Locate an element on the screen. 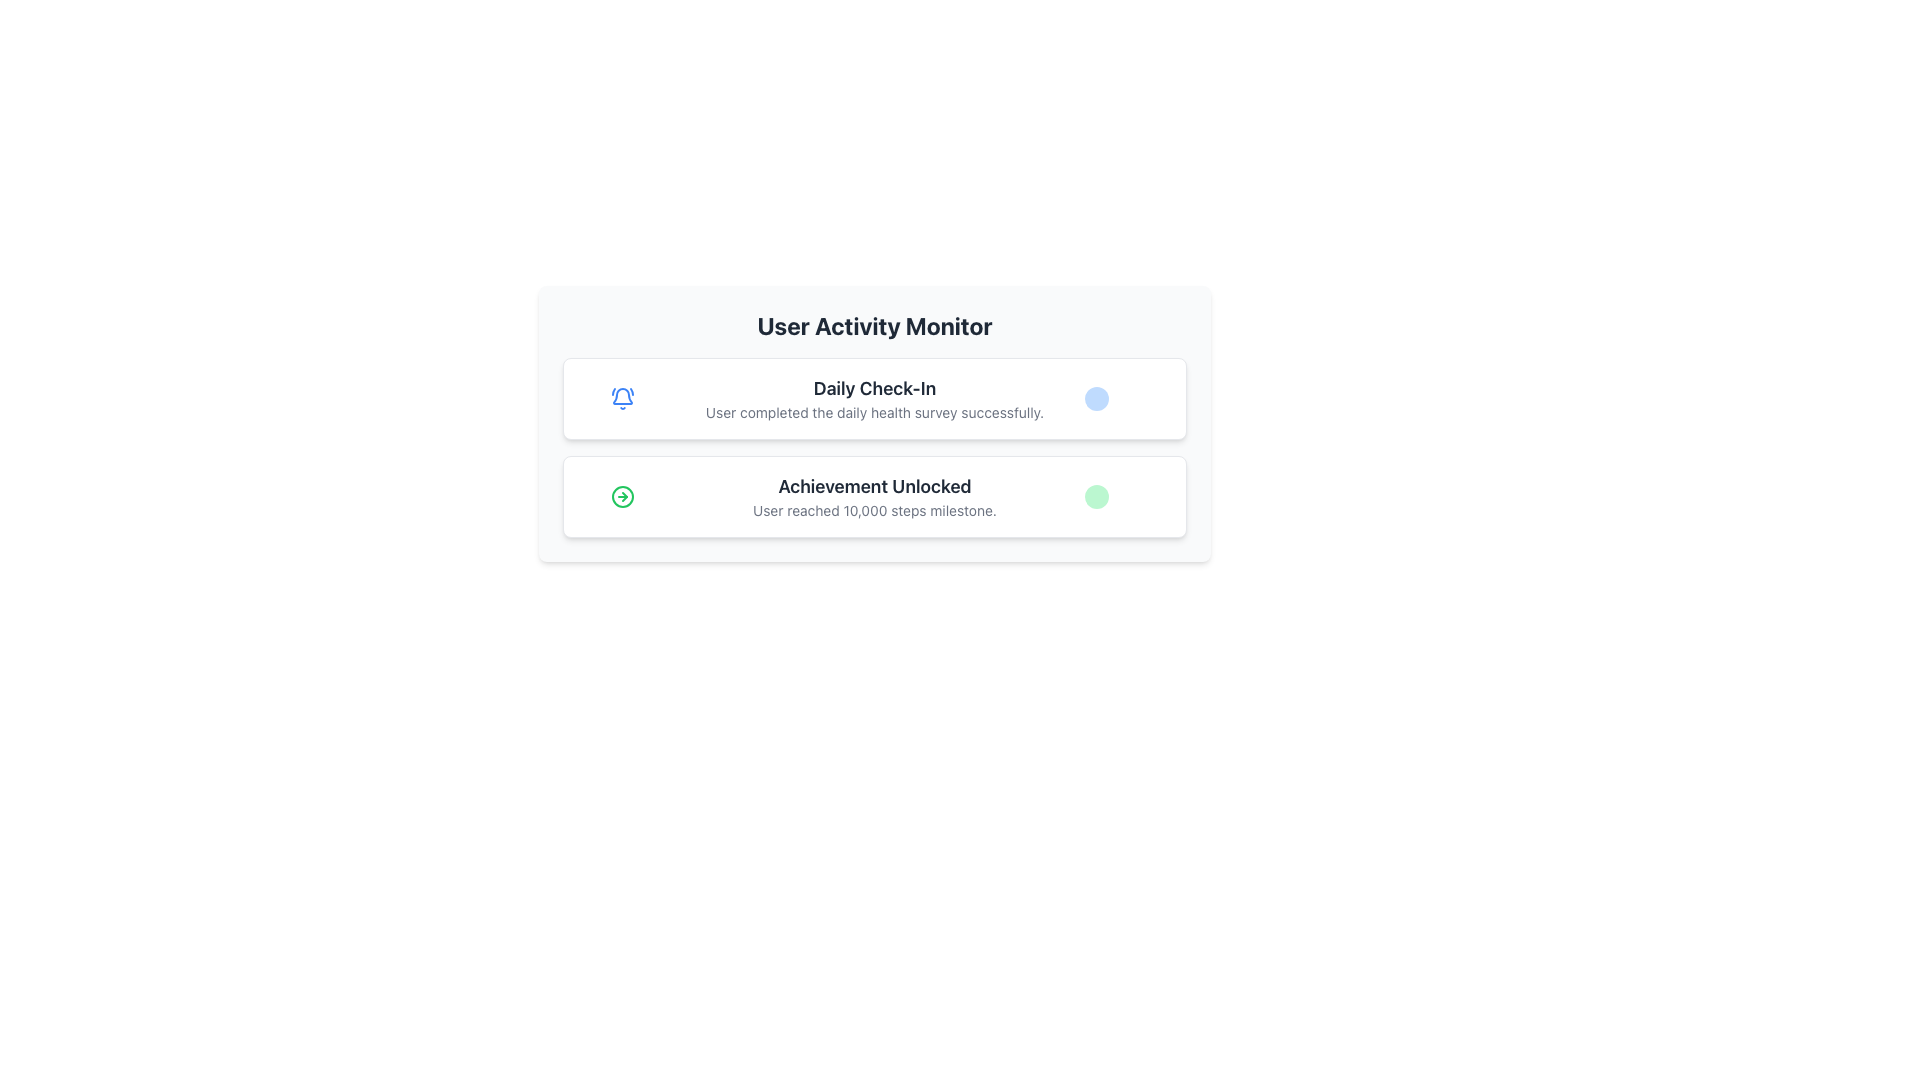 This screenshot has width=1920, height=1080. the blue bell icon with ringing marks in the 'Daily Check-In' row of the 'User Activity Monitor' section is located at coordinates (621, 398).